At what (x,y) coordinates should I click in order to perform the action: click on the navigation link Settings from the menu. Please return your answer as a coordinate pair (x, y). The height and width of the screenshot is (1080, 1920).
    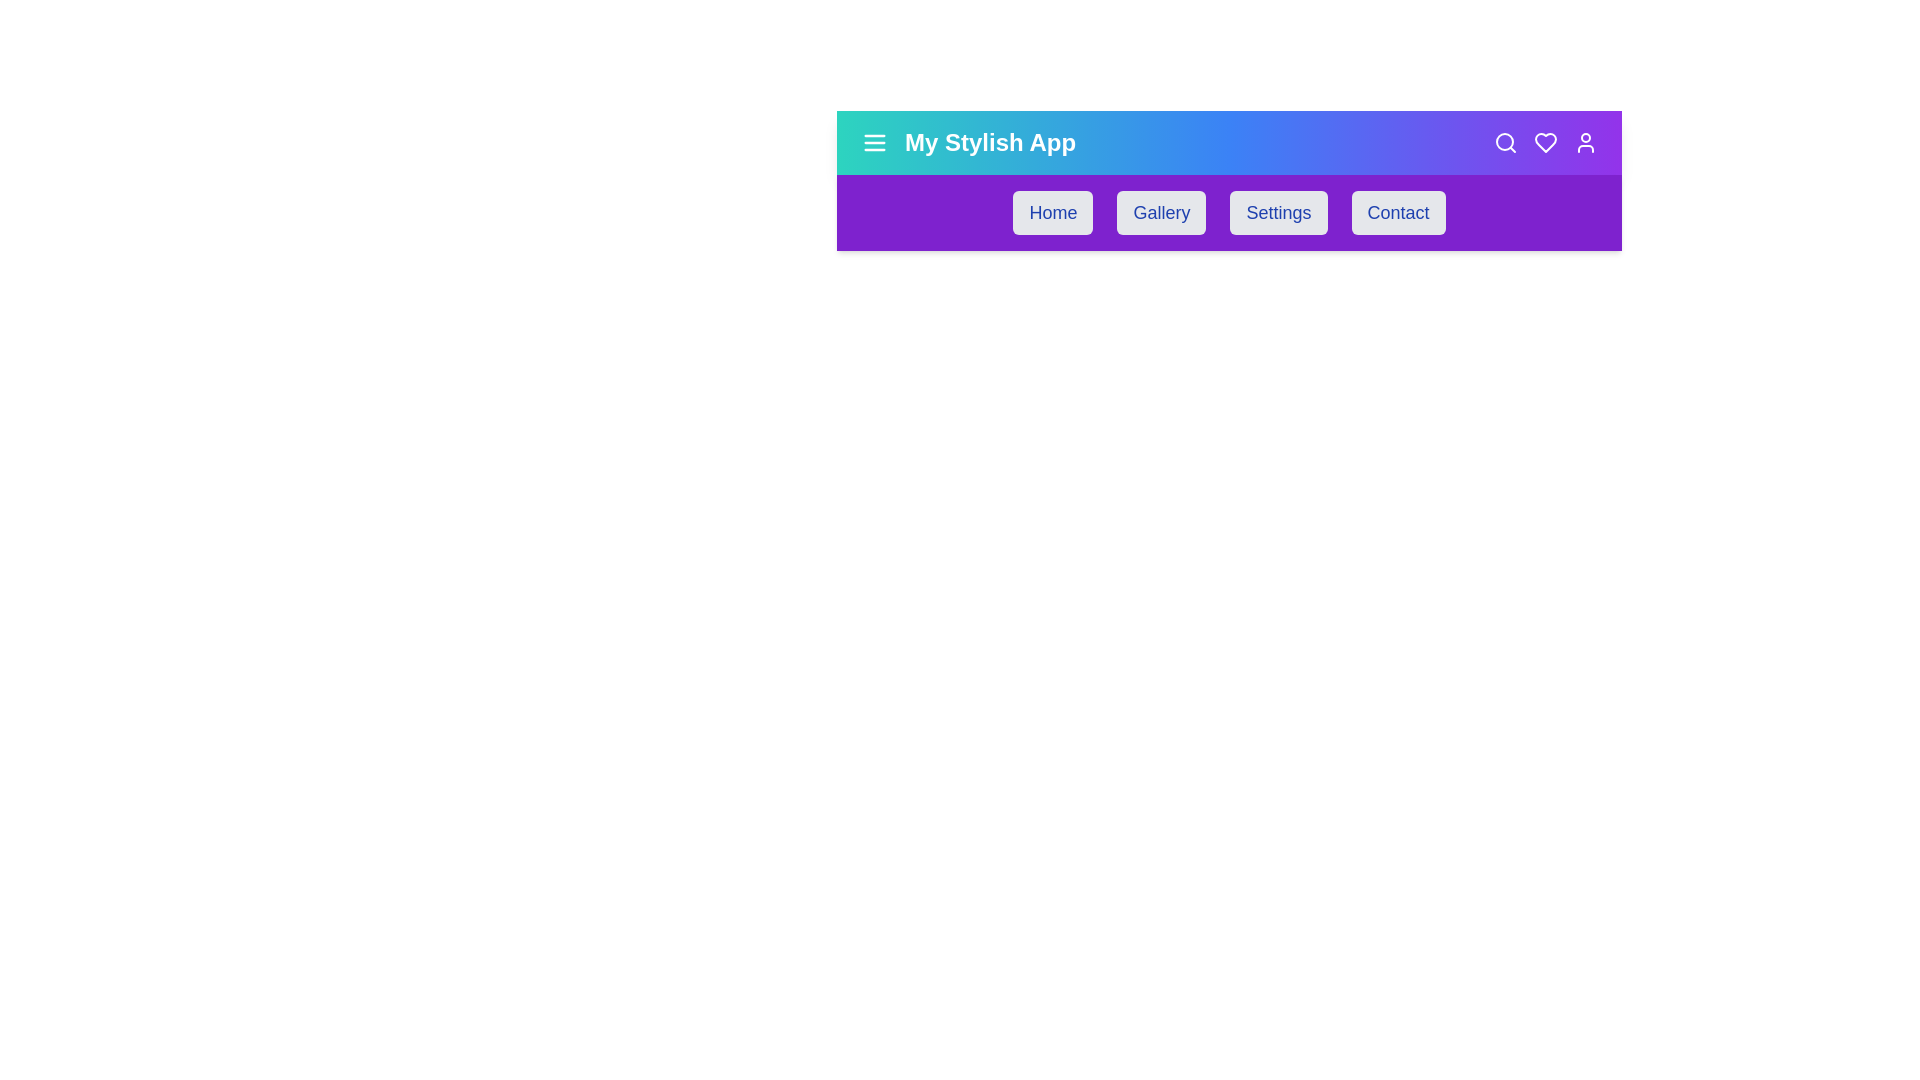
    Looking at the image, I should click on (1277, 212).